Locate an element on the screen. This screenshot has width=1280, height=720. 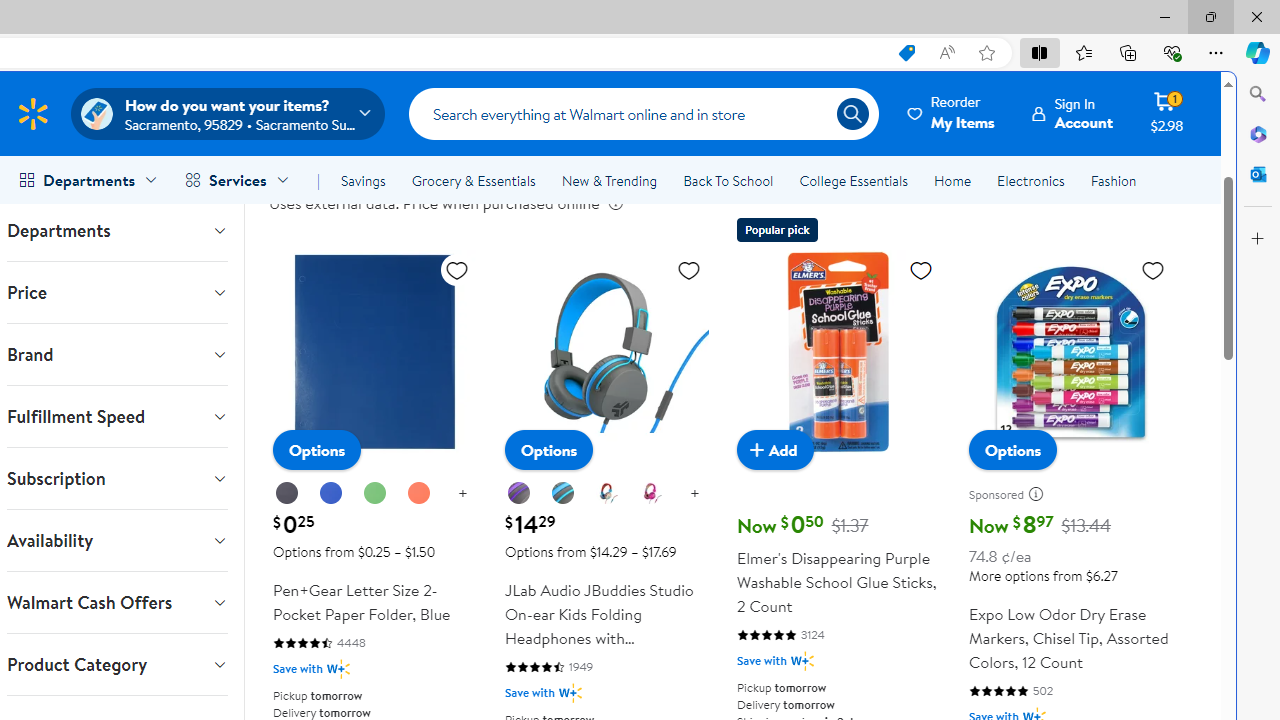
'Electronics' is located at coordinates (1031, 181).